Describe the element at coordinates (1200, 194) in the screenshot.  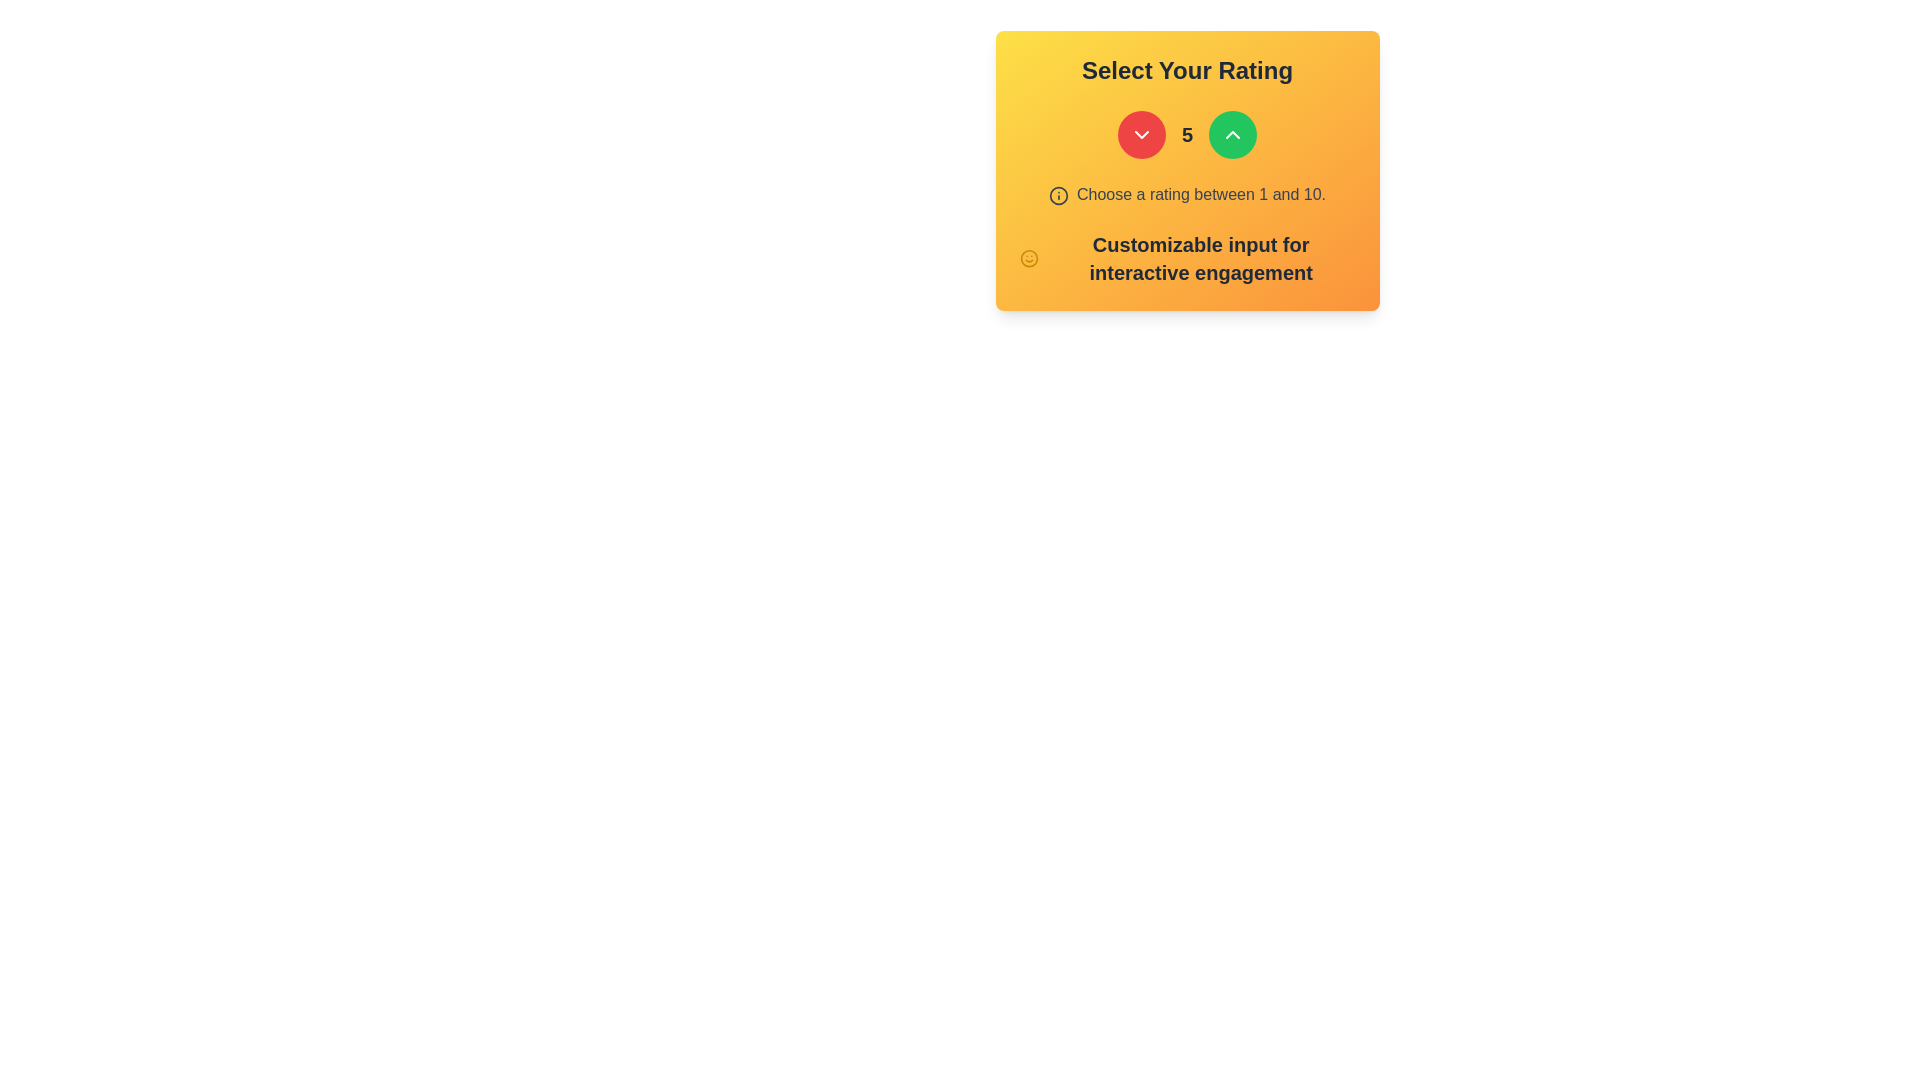
I see `the text label that instructs 'Choose a rating between 1 and 10.' which is styled with a gray font on an orange background` at that location.